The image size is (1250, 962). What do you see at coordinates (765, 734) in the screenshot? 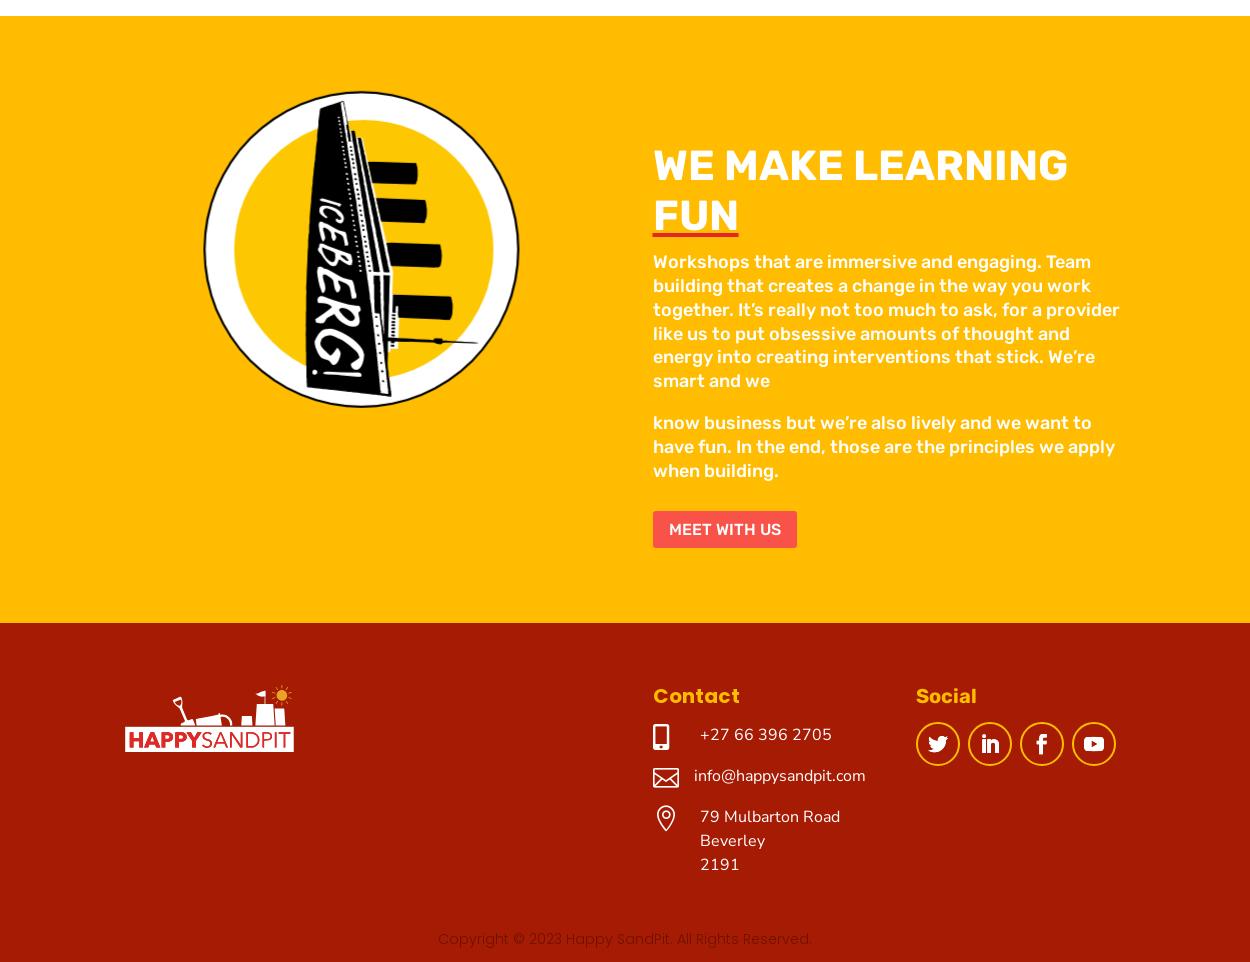
I see `'+27 66 396 2705'` at bounding box center [765, 734].